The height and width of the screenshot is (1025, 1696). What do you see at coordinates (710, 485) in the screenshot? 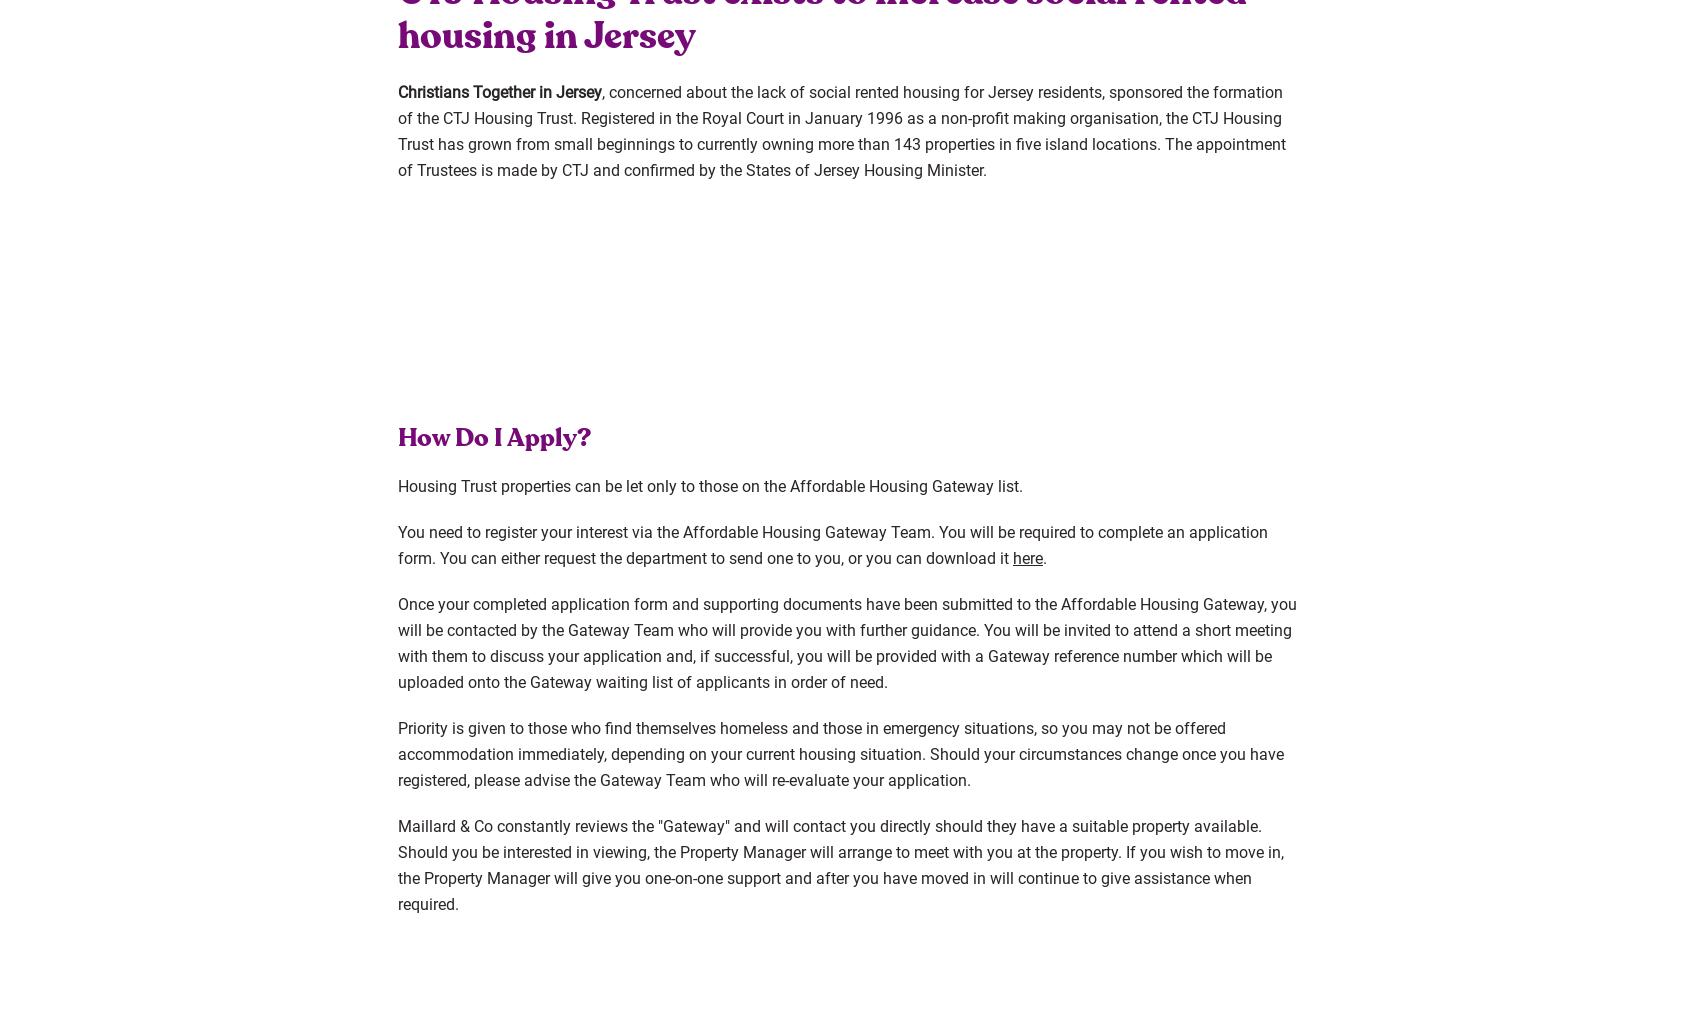
I see `'Housing Trust properties can be let only to those on the Affordable Housing Gateway list.'` at bounding box center [710, 485].